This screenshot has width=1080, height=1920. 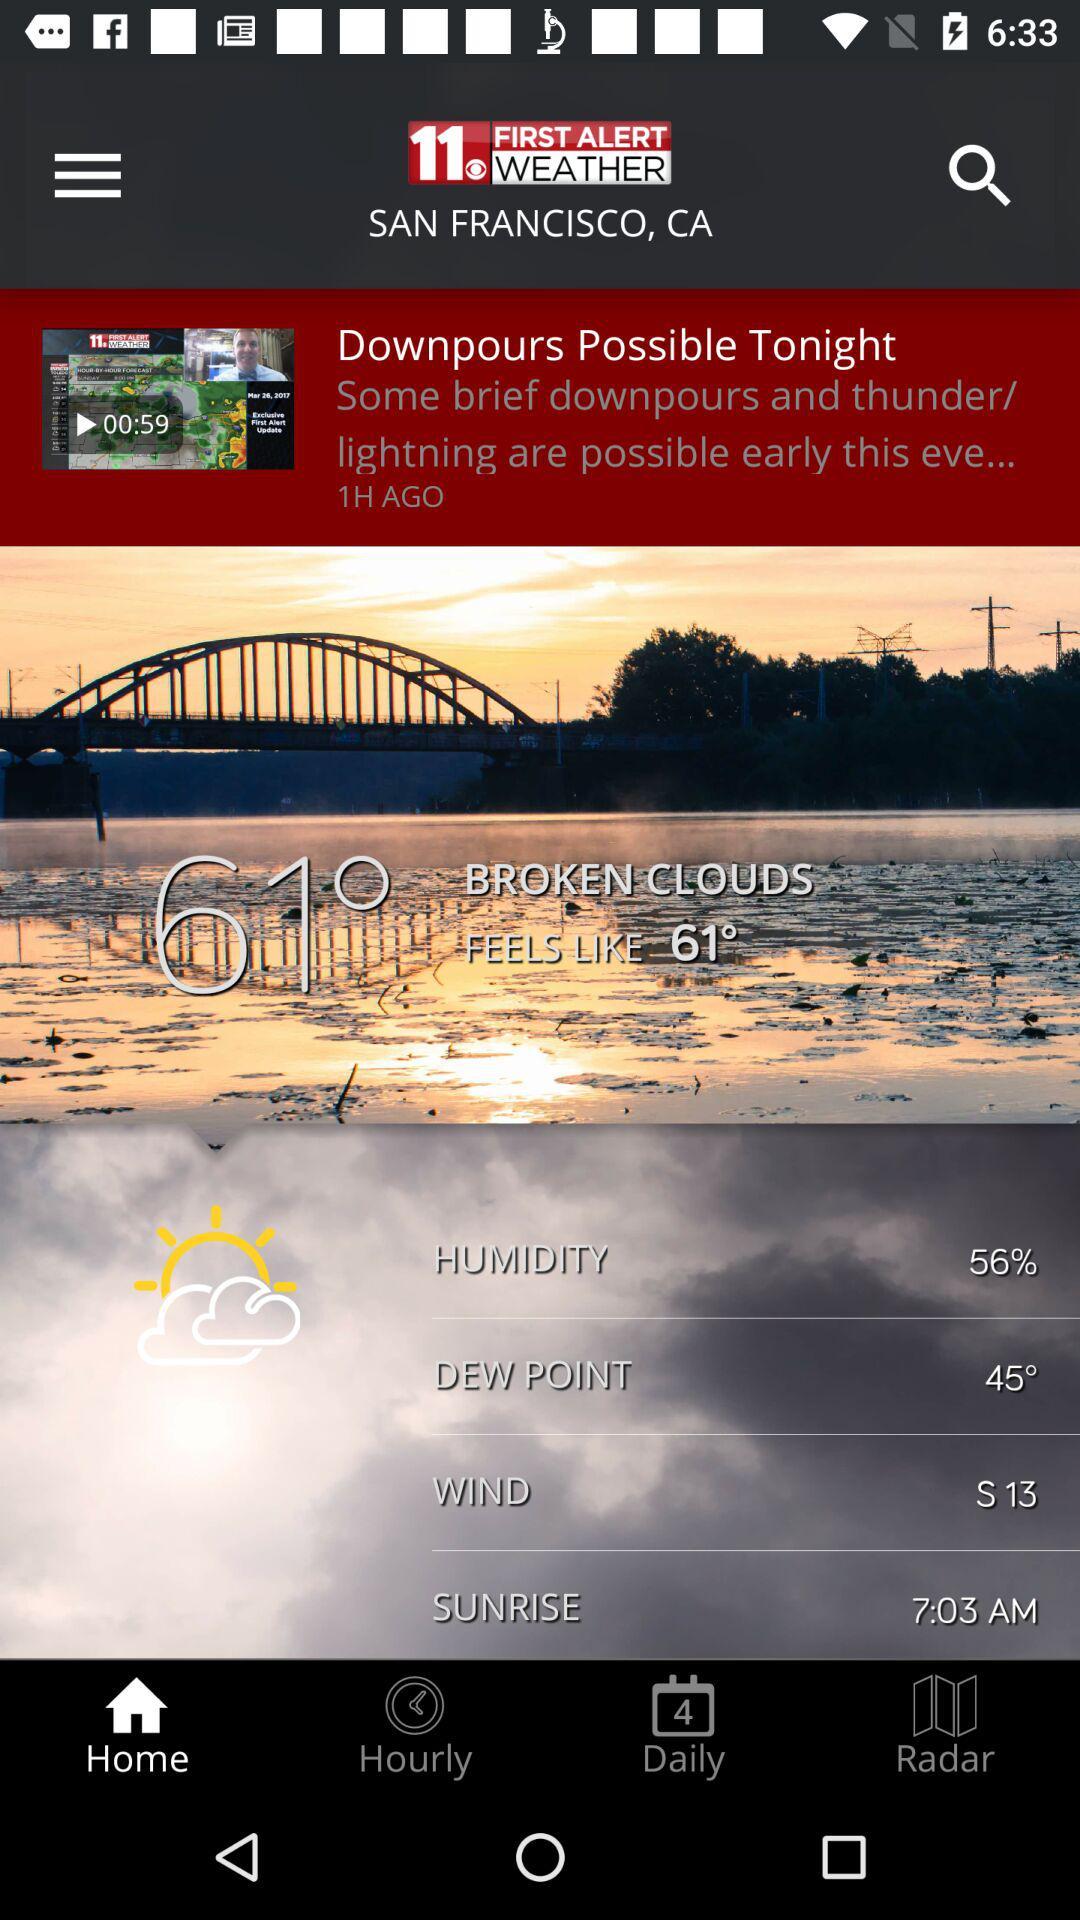 What do you see at coordinates (413, 1726) in the screenshot?
I see `radio button to the right of the home item` at bounding box center [413, 1726].